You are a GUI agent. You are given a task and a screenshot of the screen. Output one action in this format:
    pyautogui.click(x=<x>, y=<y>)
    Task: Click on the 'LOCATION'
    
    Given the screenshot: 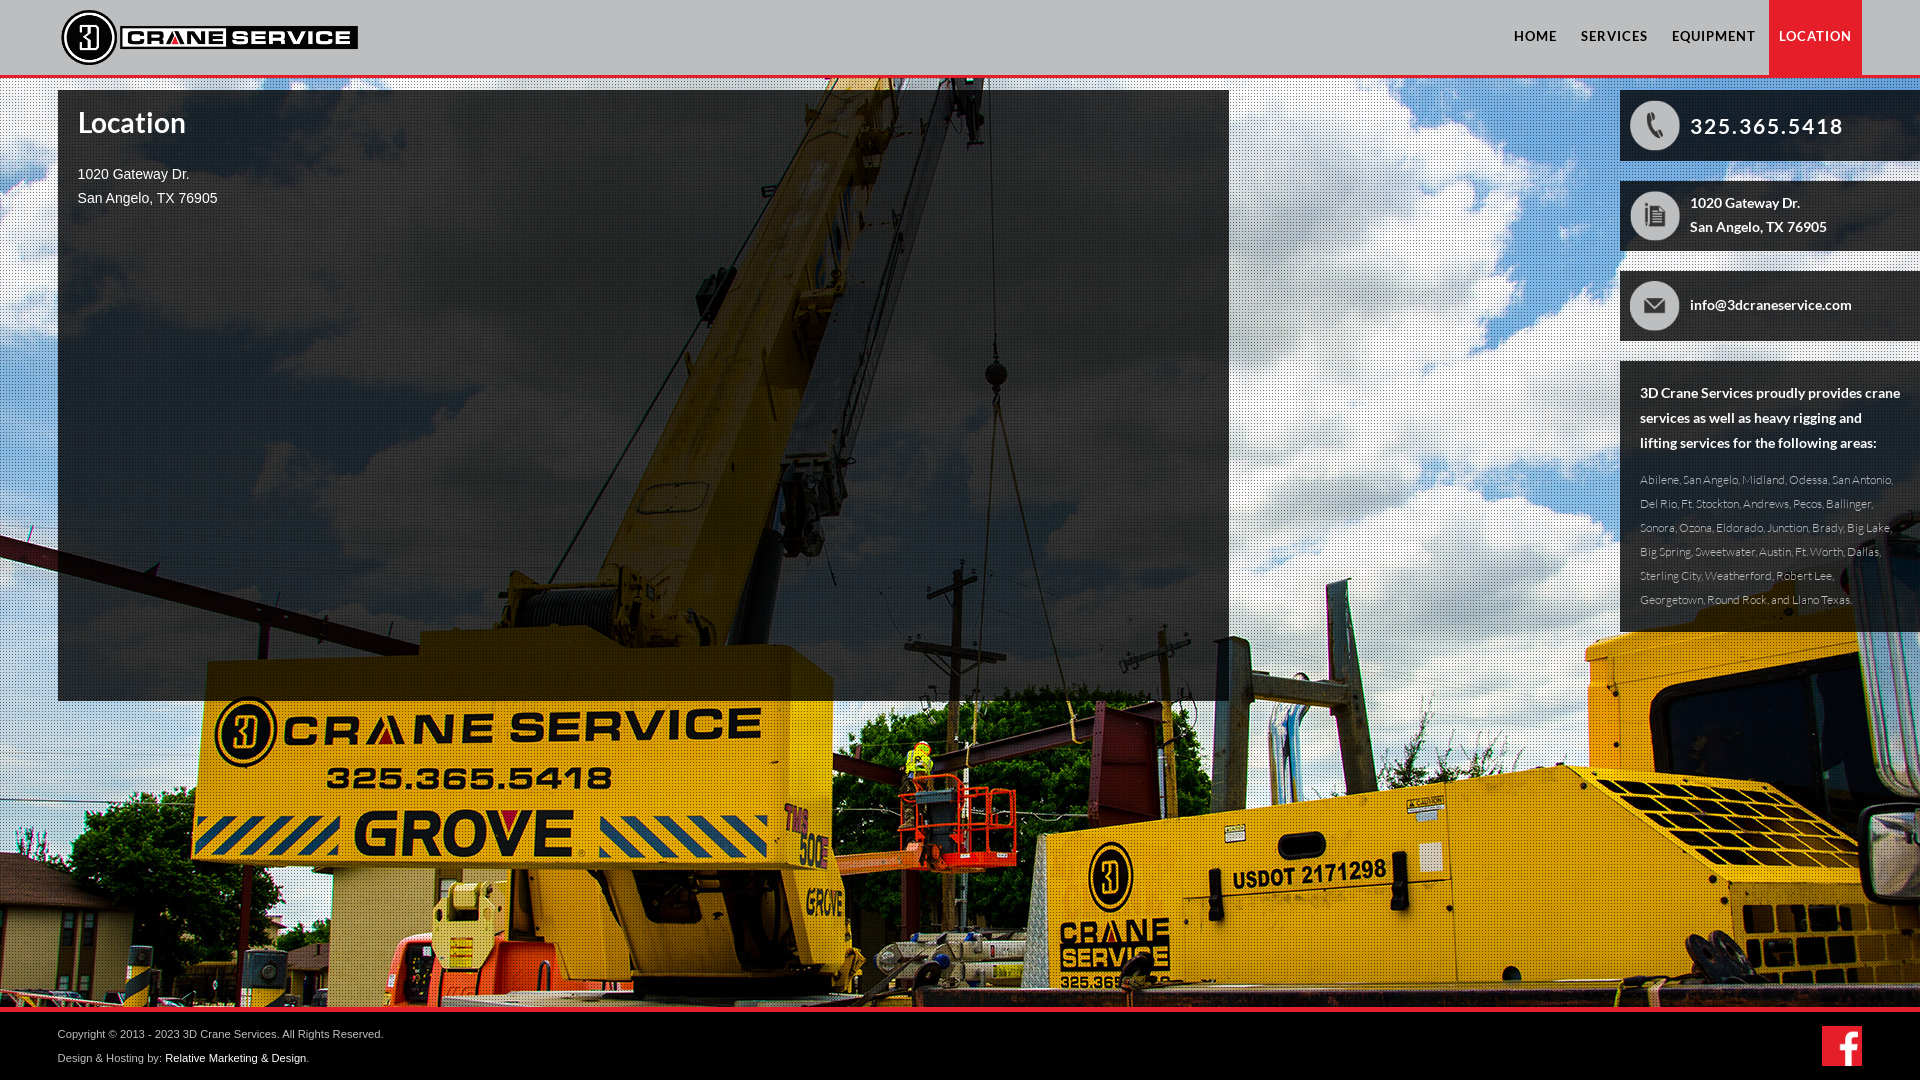 What is the action you would take?
    pyautogui.click(x=1815, y=37)
    